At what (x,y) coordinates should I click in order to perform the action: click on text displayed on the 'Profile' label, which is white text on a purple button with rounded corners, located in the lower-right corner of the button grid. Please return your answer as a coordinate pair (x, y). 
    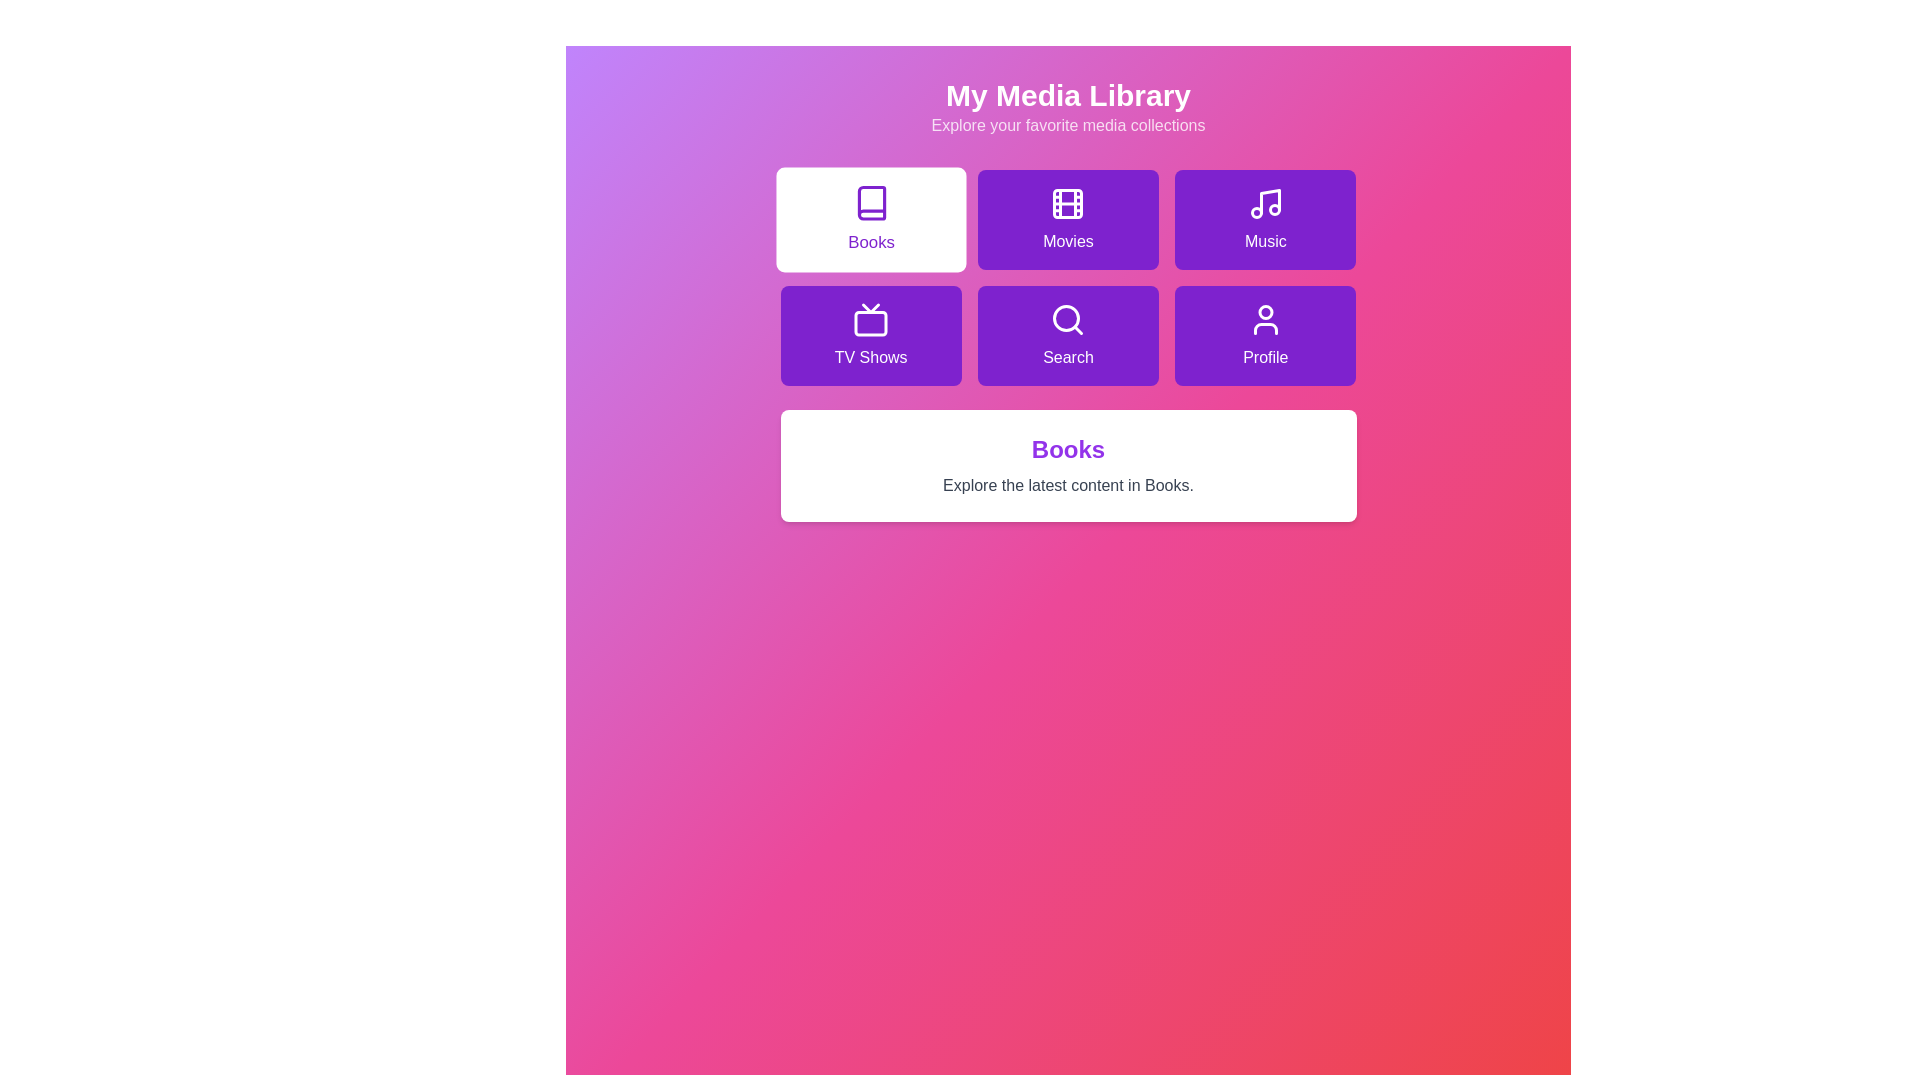
    Looking at the image, I should click on (1264, 357).